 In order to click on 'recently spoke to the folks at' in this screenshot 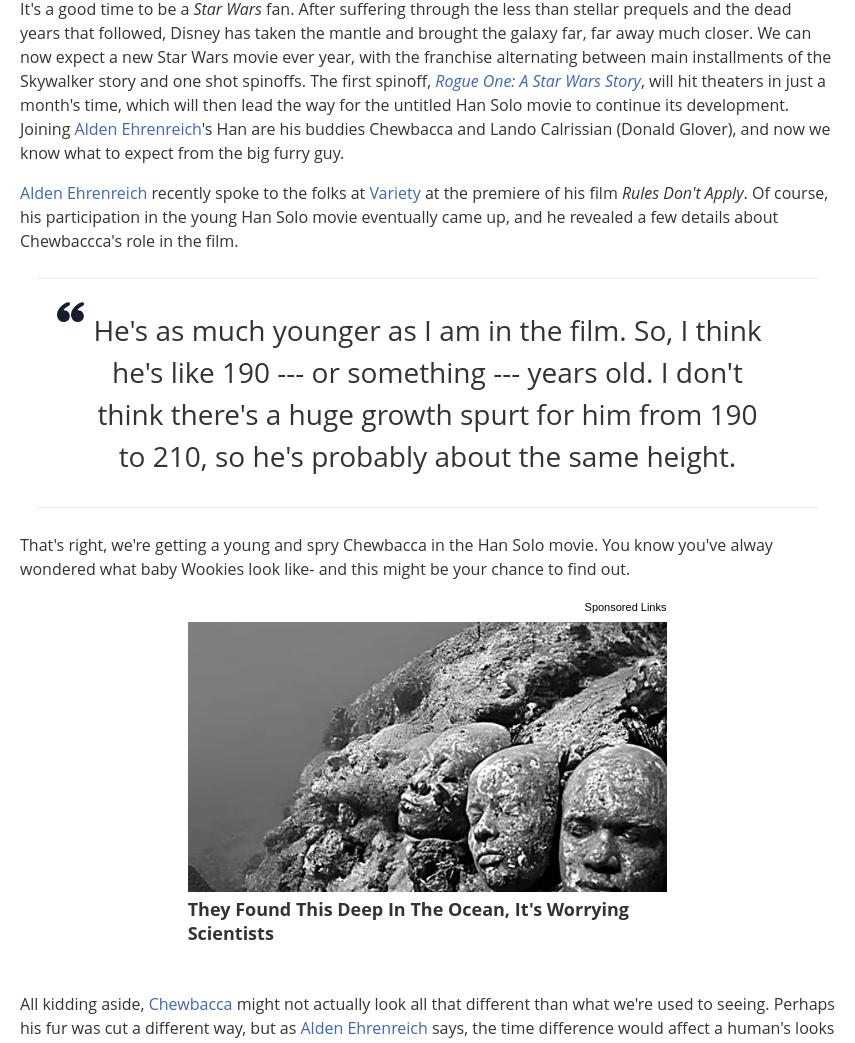, I will do `click(146, 191)`.